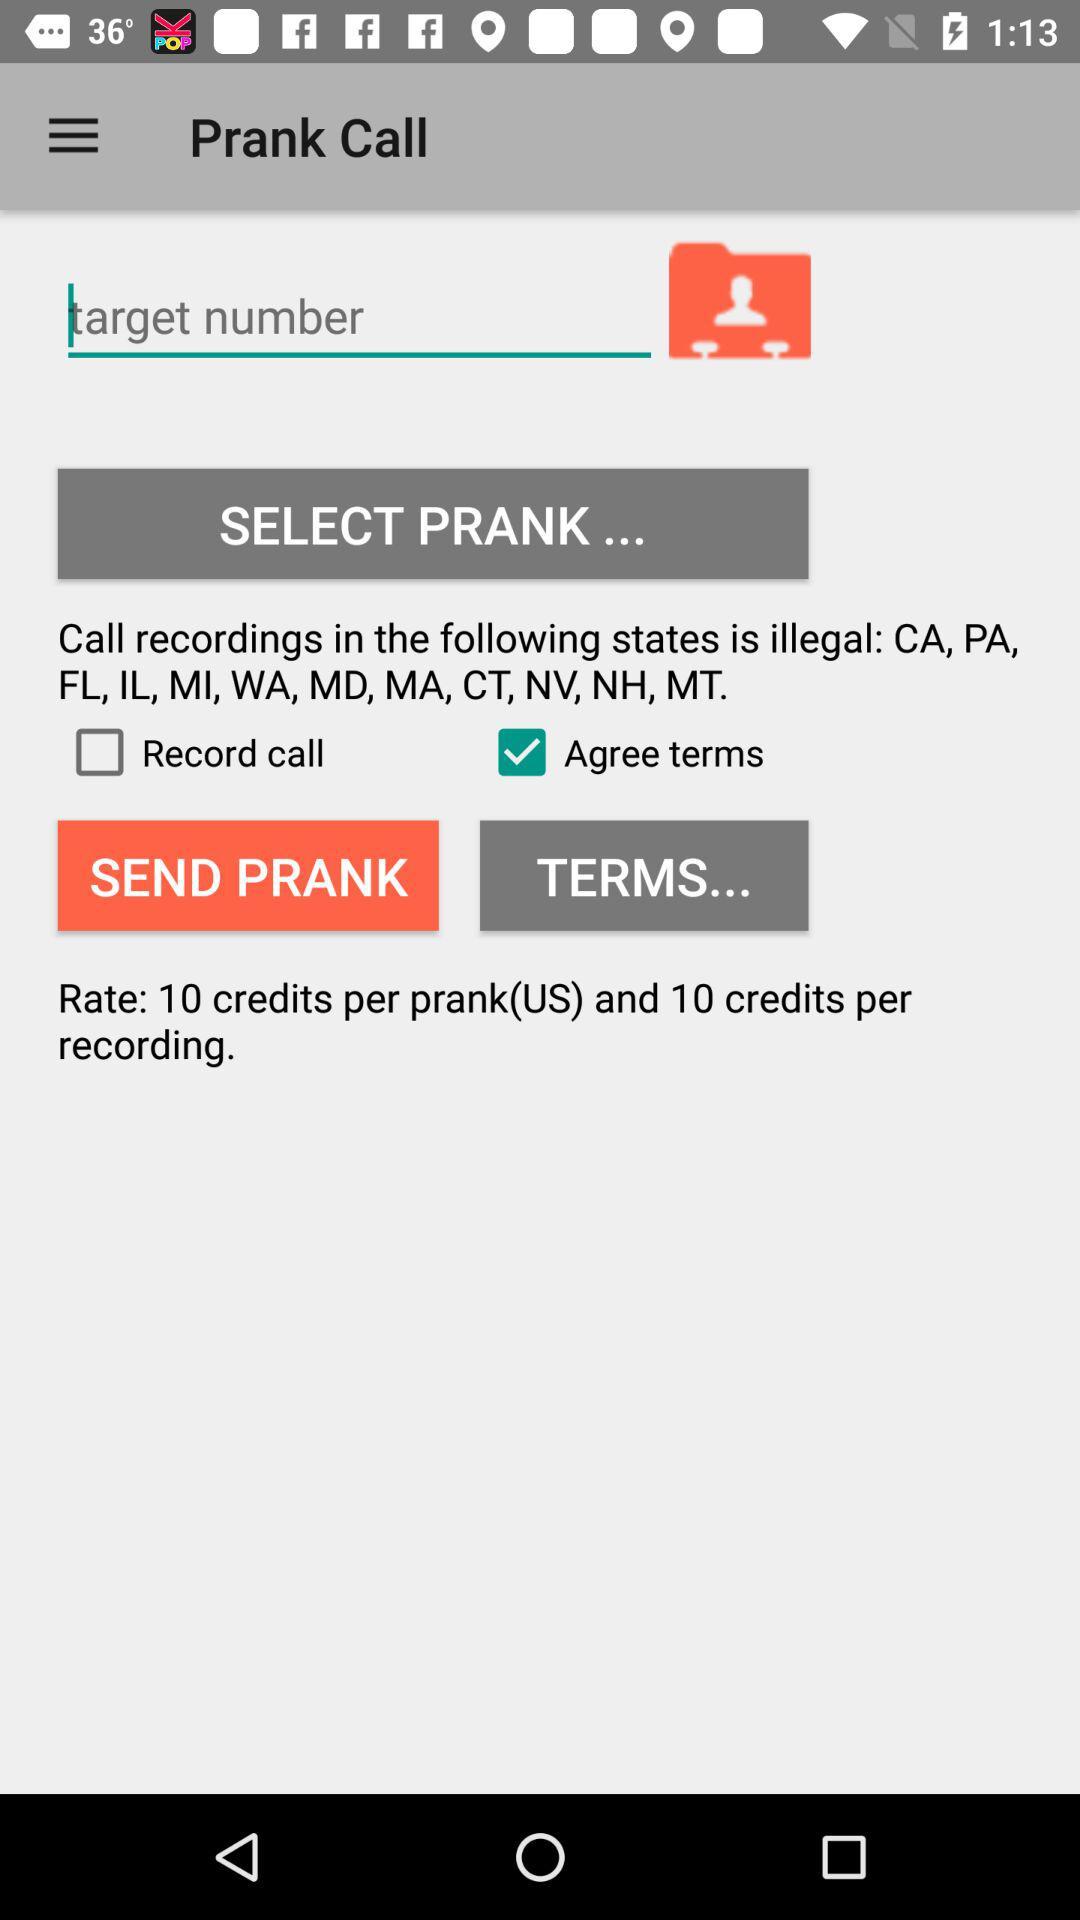 The height and width of the screenshot is (1920, 1080). What do you see at coordinates (740, 303) in the screenshot?
I see `the folder icon` at bounding box center [740, 303].